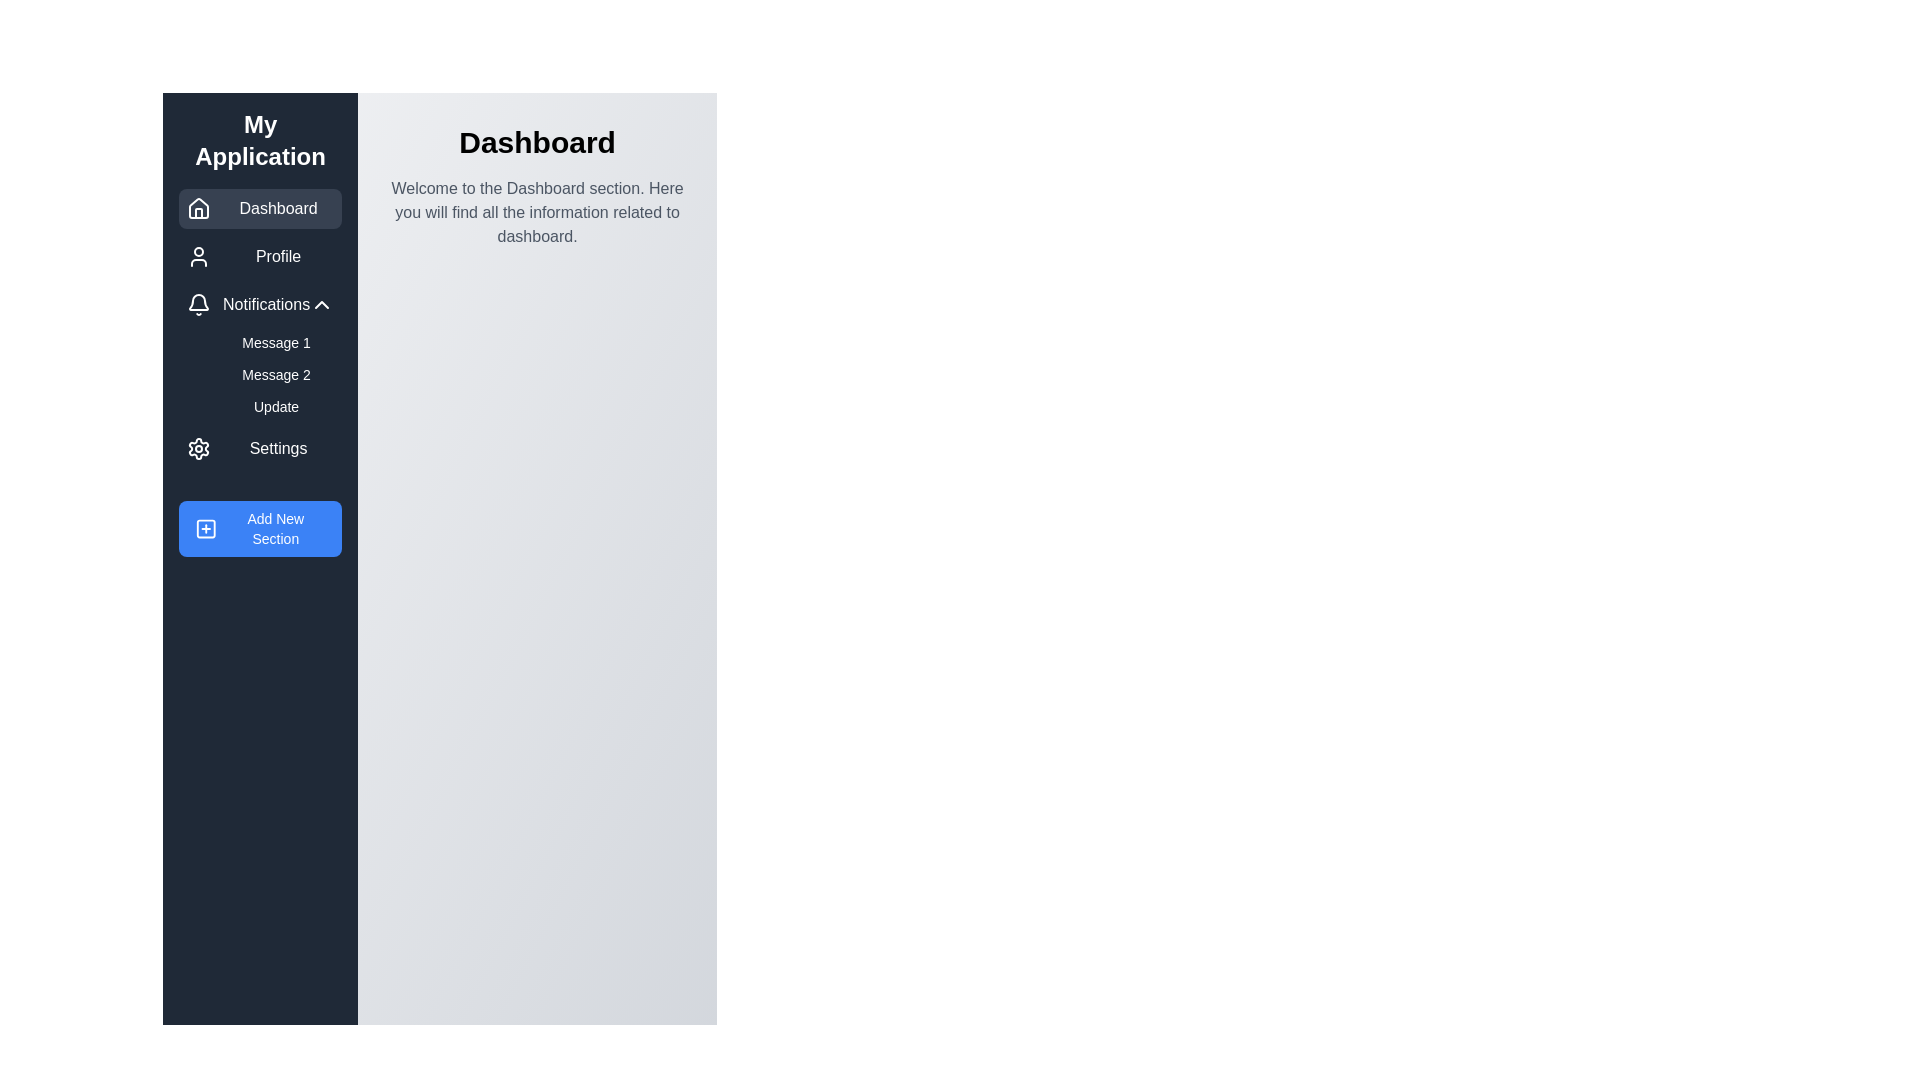 Image resolution: width=1920 pixels, height=1080 pixels. I want to click on the 'Notifications' button located in the sidebar, which features a bell icon on the left and a chevron icon on the right, so click(259, 304).